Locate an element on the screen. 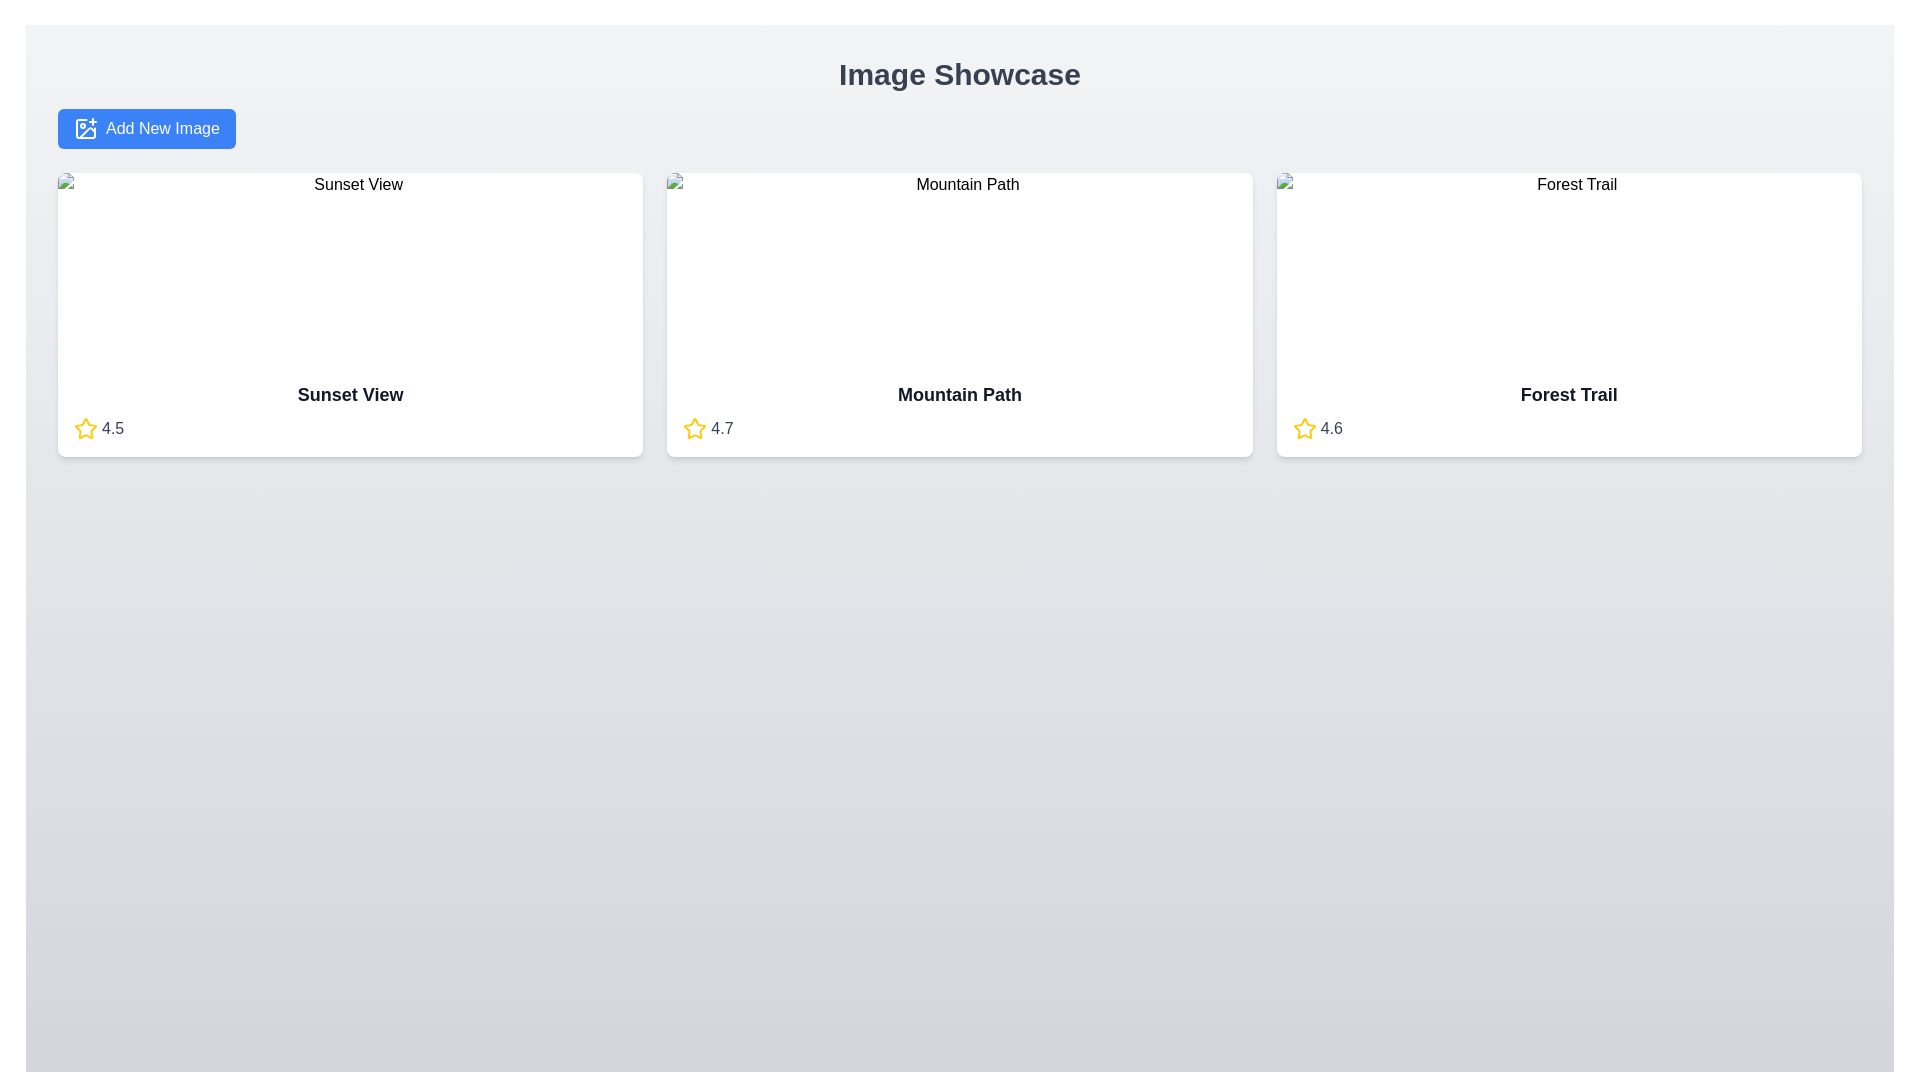 Image resolution: width=1920 pixels, height=1080 pixels. the icon located on the left side of the 'Add New Image' button, positioned in the upper-left corner of the interface is located at coordinates (85, 128).